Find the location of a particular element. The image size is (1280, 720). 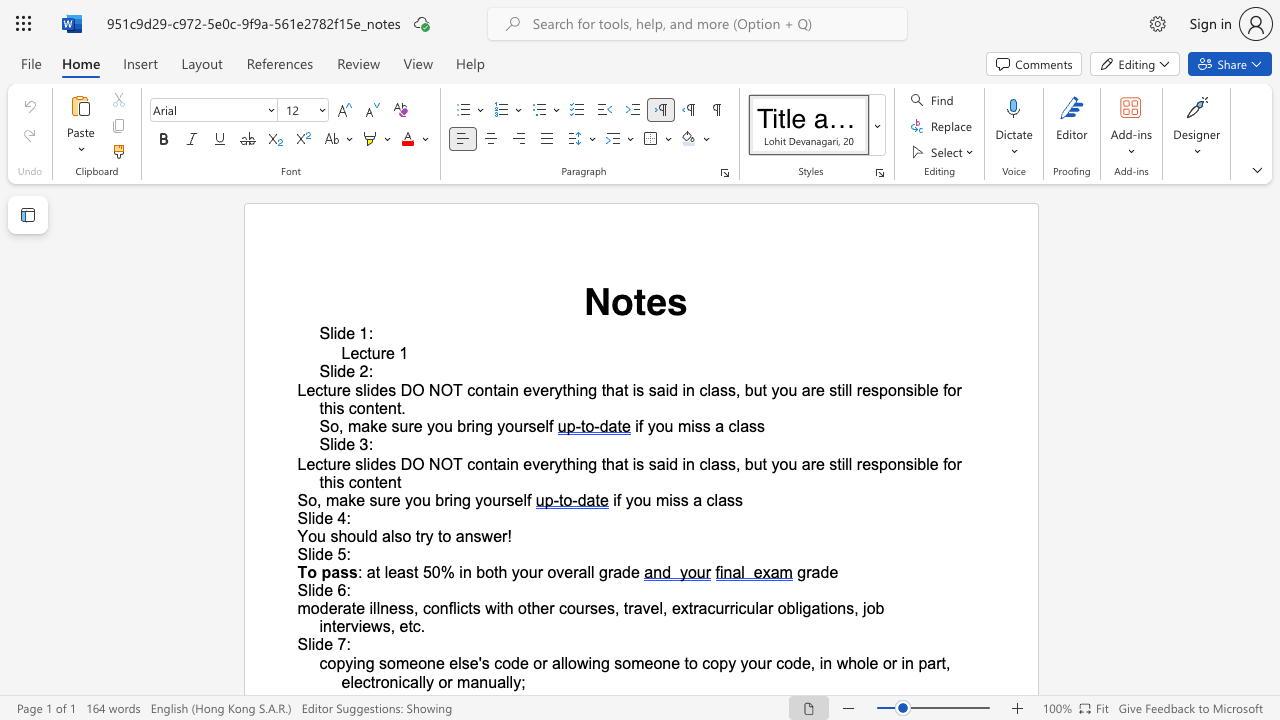

the space between the continuous character "i" and "n" in the text is located at coordinates (463, 572).